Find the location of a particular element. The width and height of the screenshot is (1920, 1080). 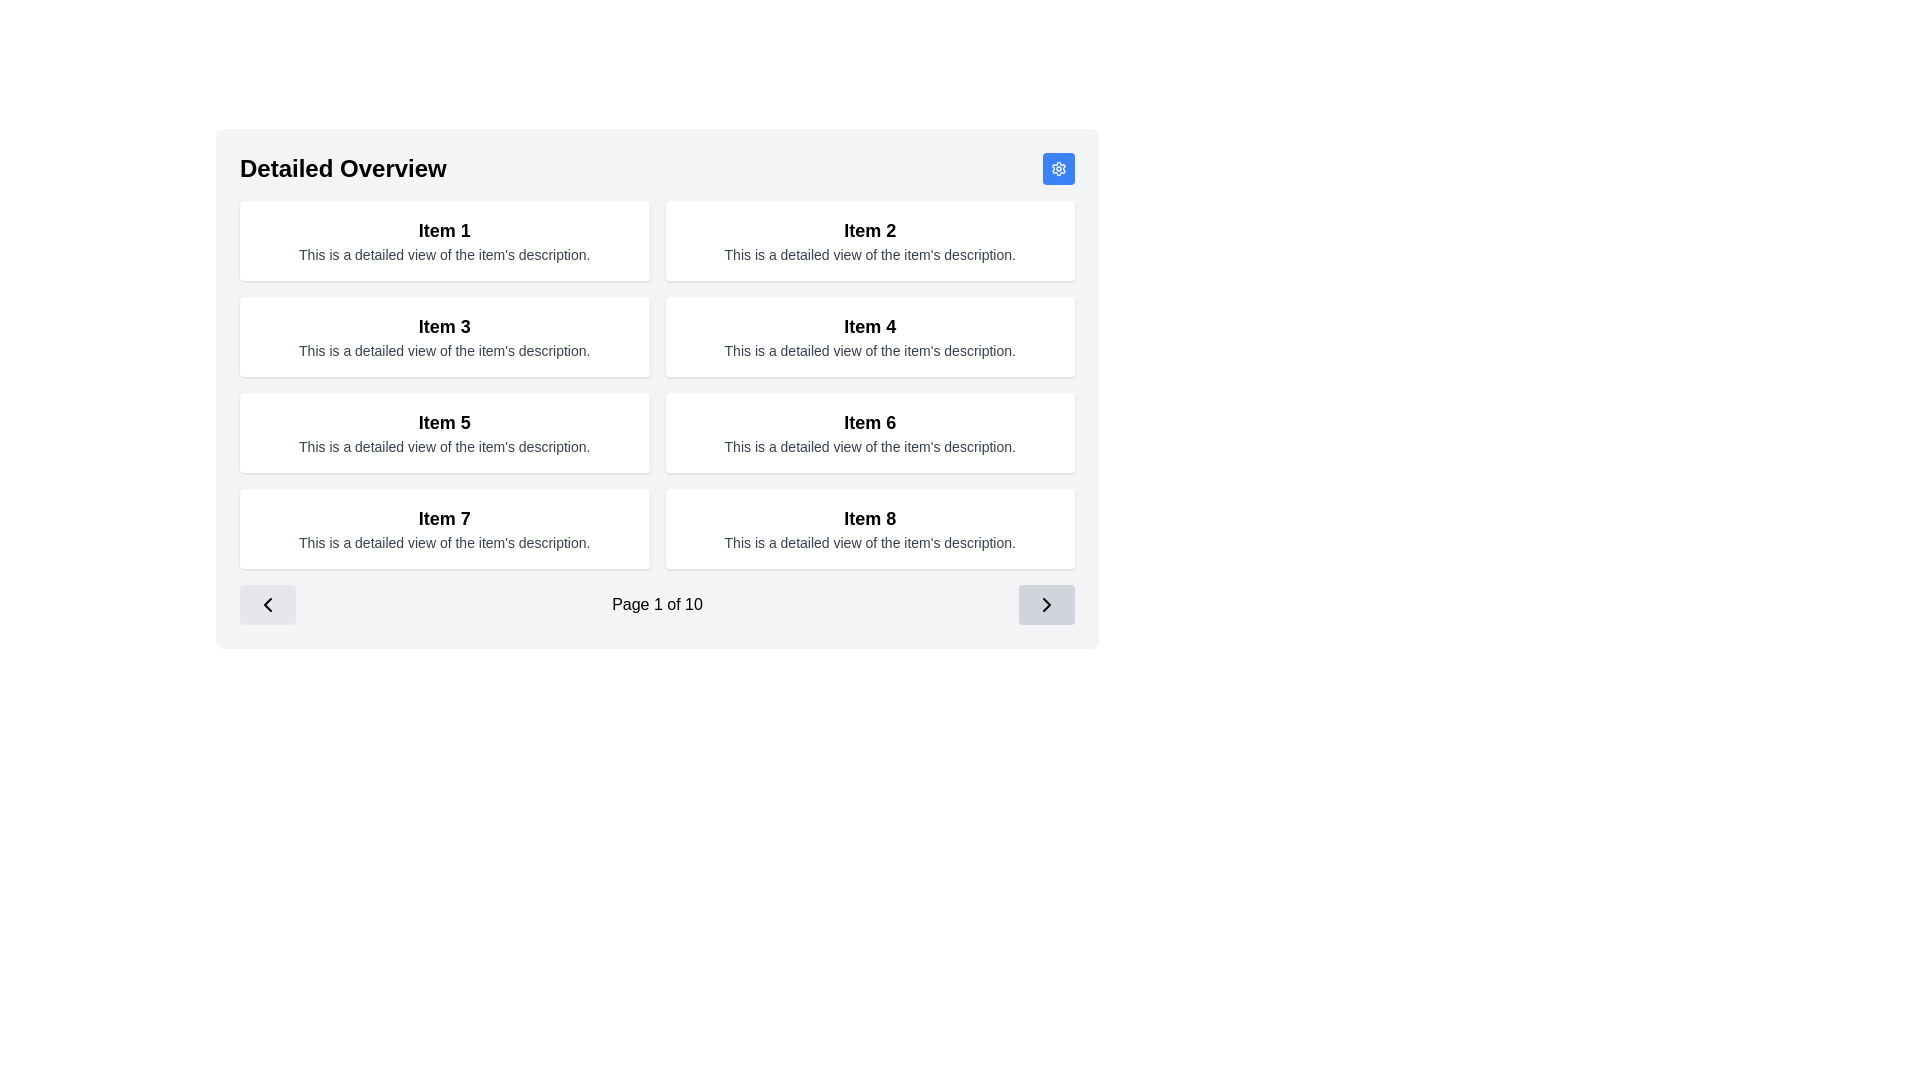

the gear icon representing settings, which is styled with a blue background and white foreground is located at coordinates (1058, 168).